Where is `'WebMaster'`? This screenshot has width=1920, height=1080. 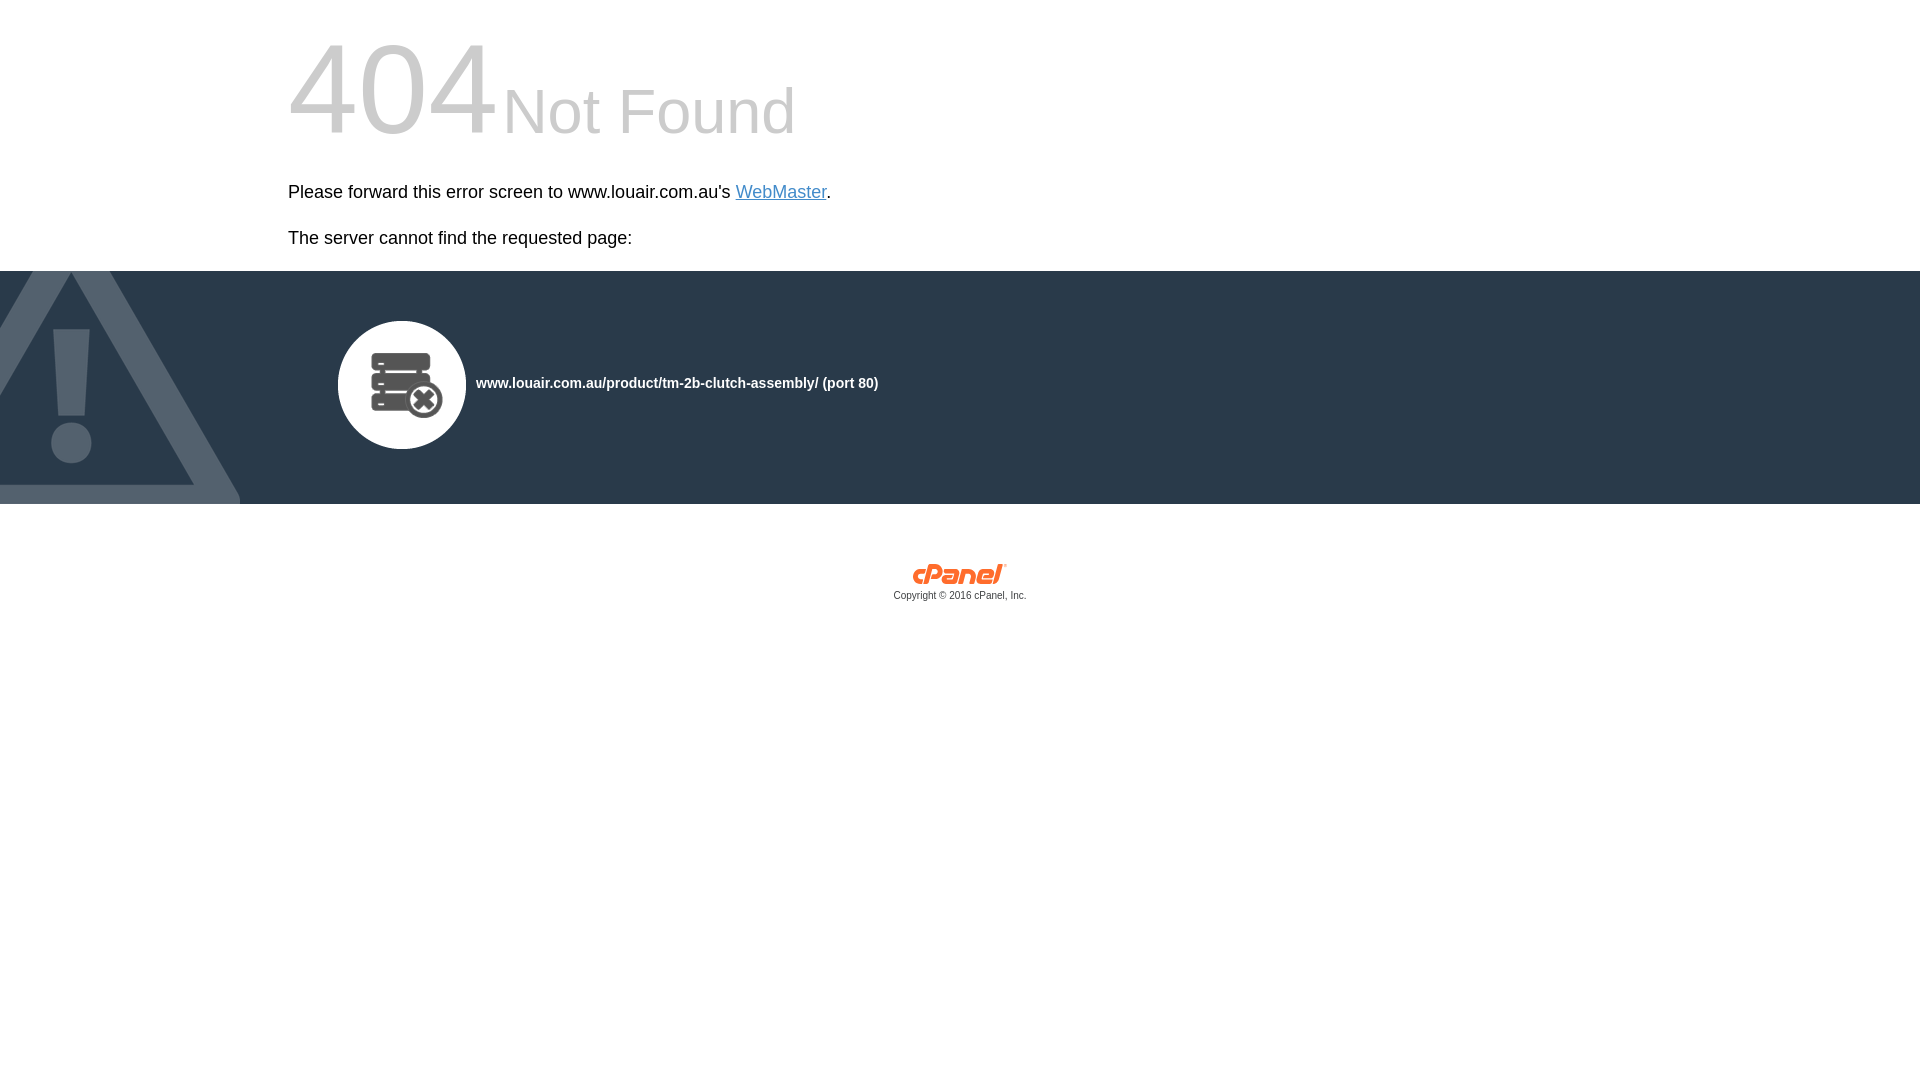
'WebMaster' is located at coordinates (780, 192).